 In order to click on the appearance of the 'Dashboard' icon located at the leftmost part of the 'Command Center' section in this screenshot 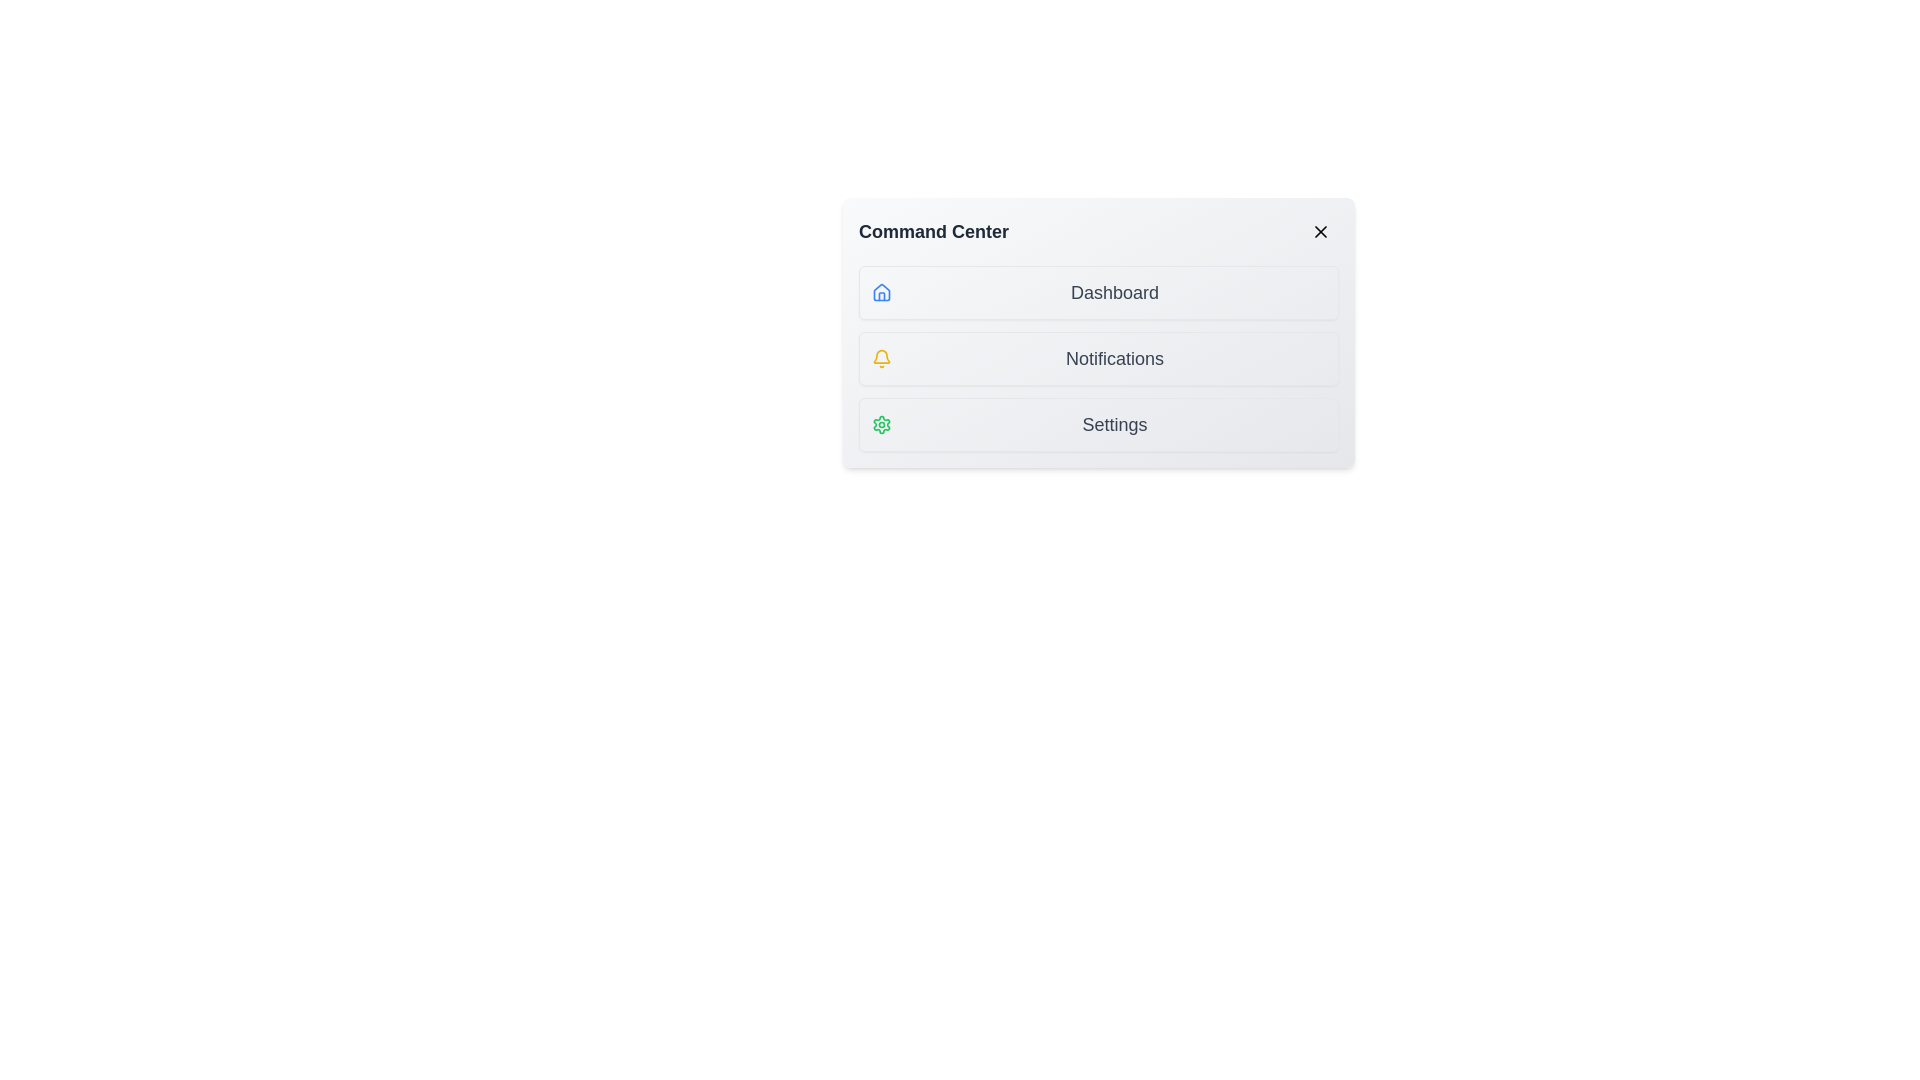, I will do `click(881, 293)`.